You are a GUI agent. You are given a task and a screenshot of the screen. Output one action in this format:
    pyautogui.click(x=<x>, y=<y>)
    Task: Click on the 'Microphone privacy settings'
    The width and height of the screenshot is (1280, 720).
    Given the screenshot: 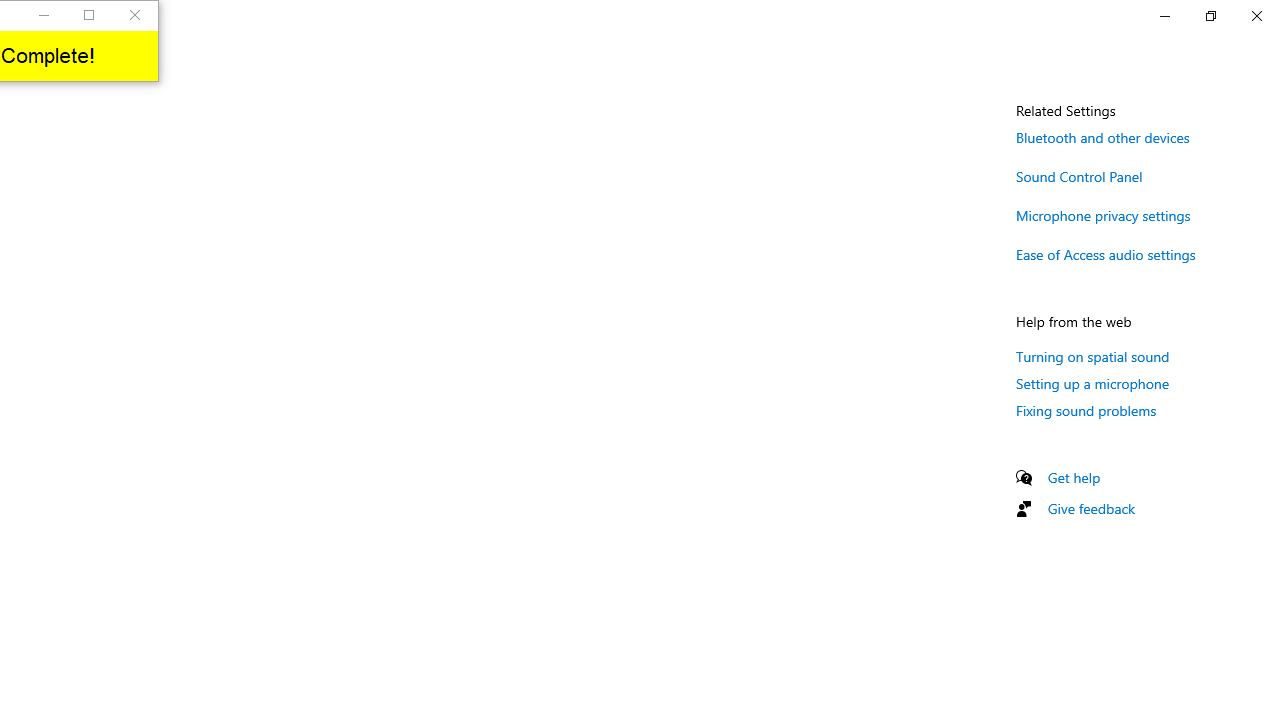 What is the action you would take?
    pyautogui.click(x=1102, y=215)
    